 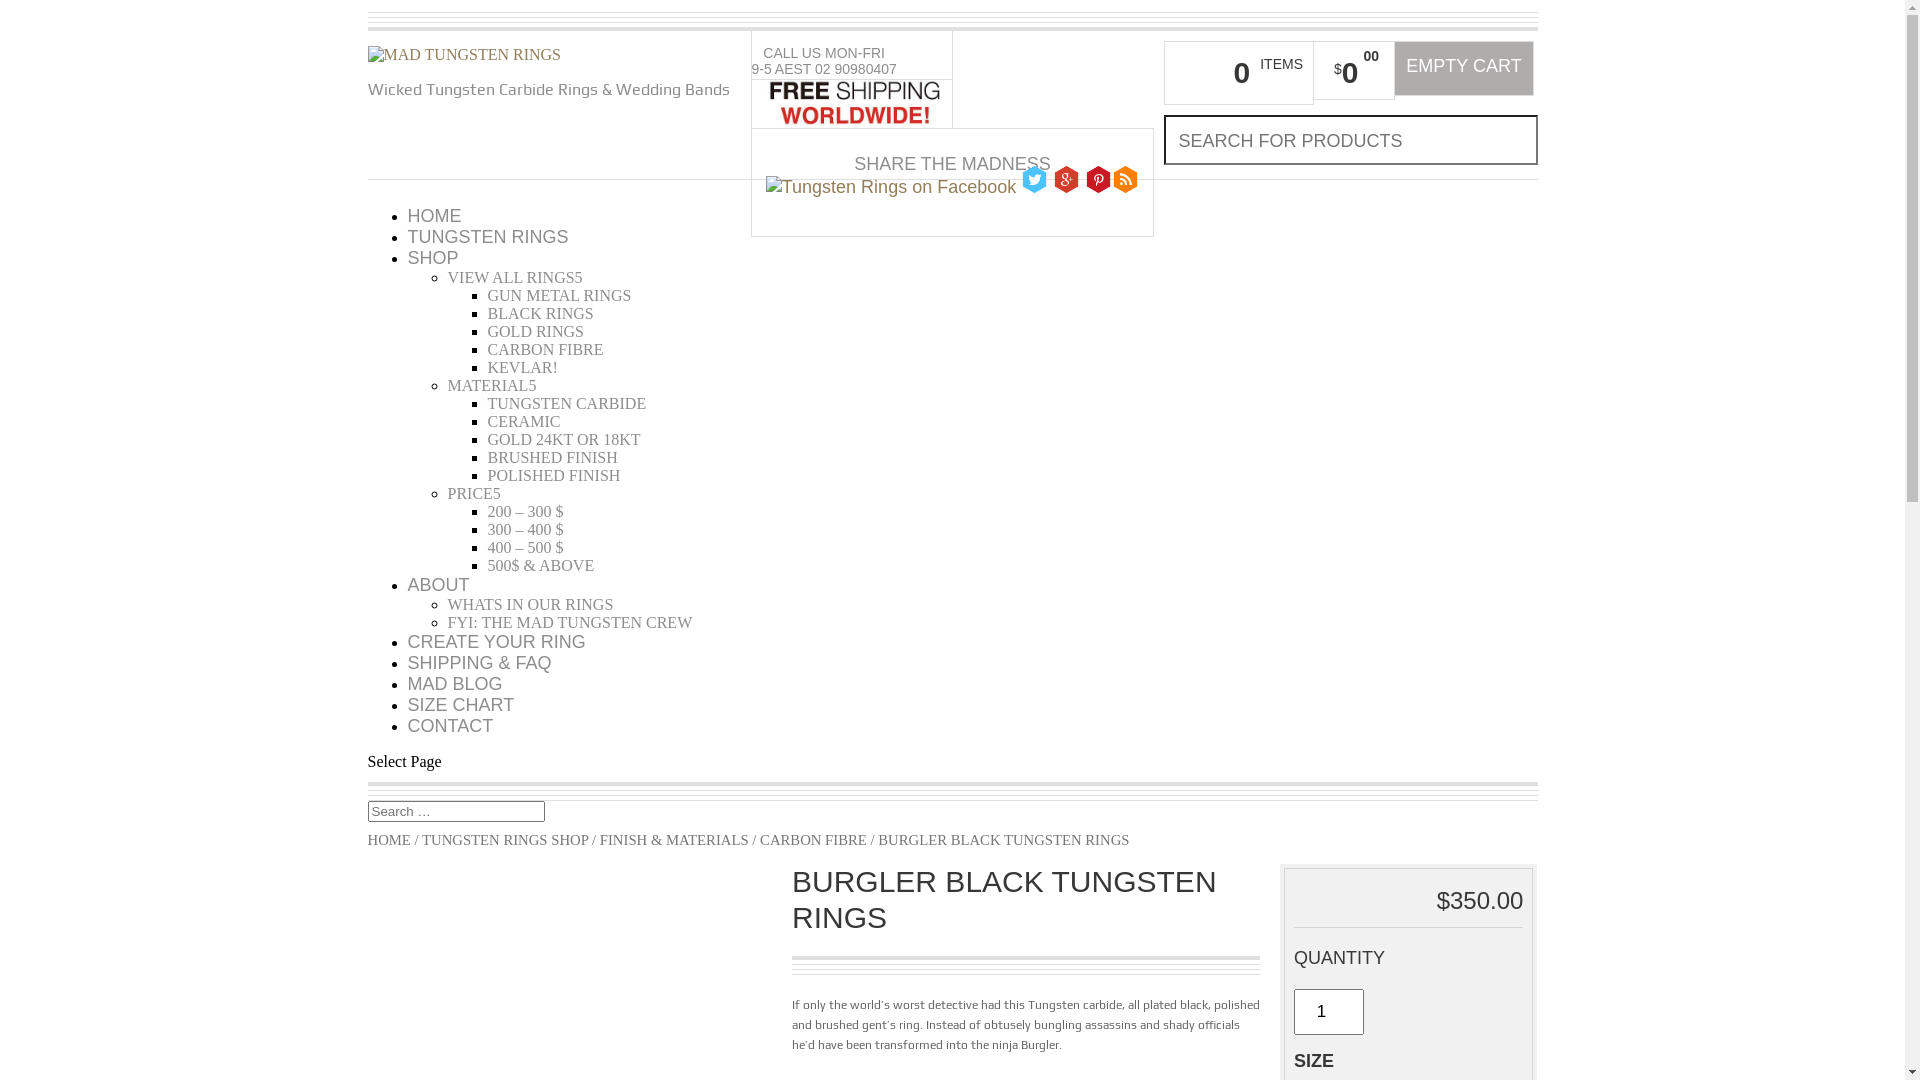 I want to click on 'TUNGSTEN CARBIDE', so click(x=566, y=403).